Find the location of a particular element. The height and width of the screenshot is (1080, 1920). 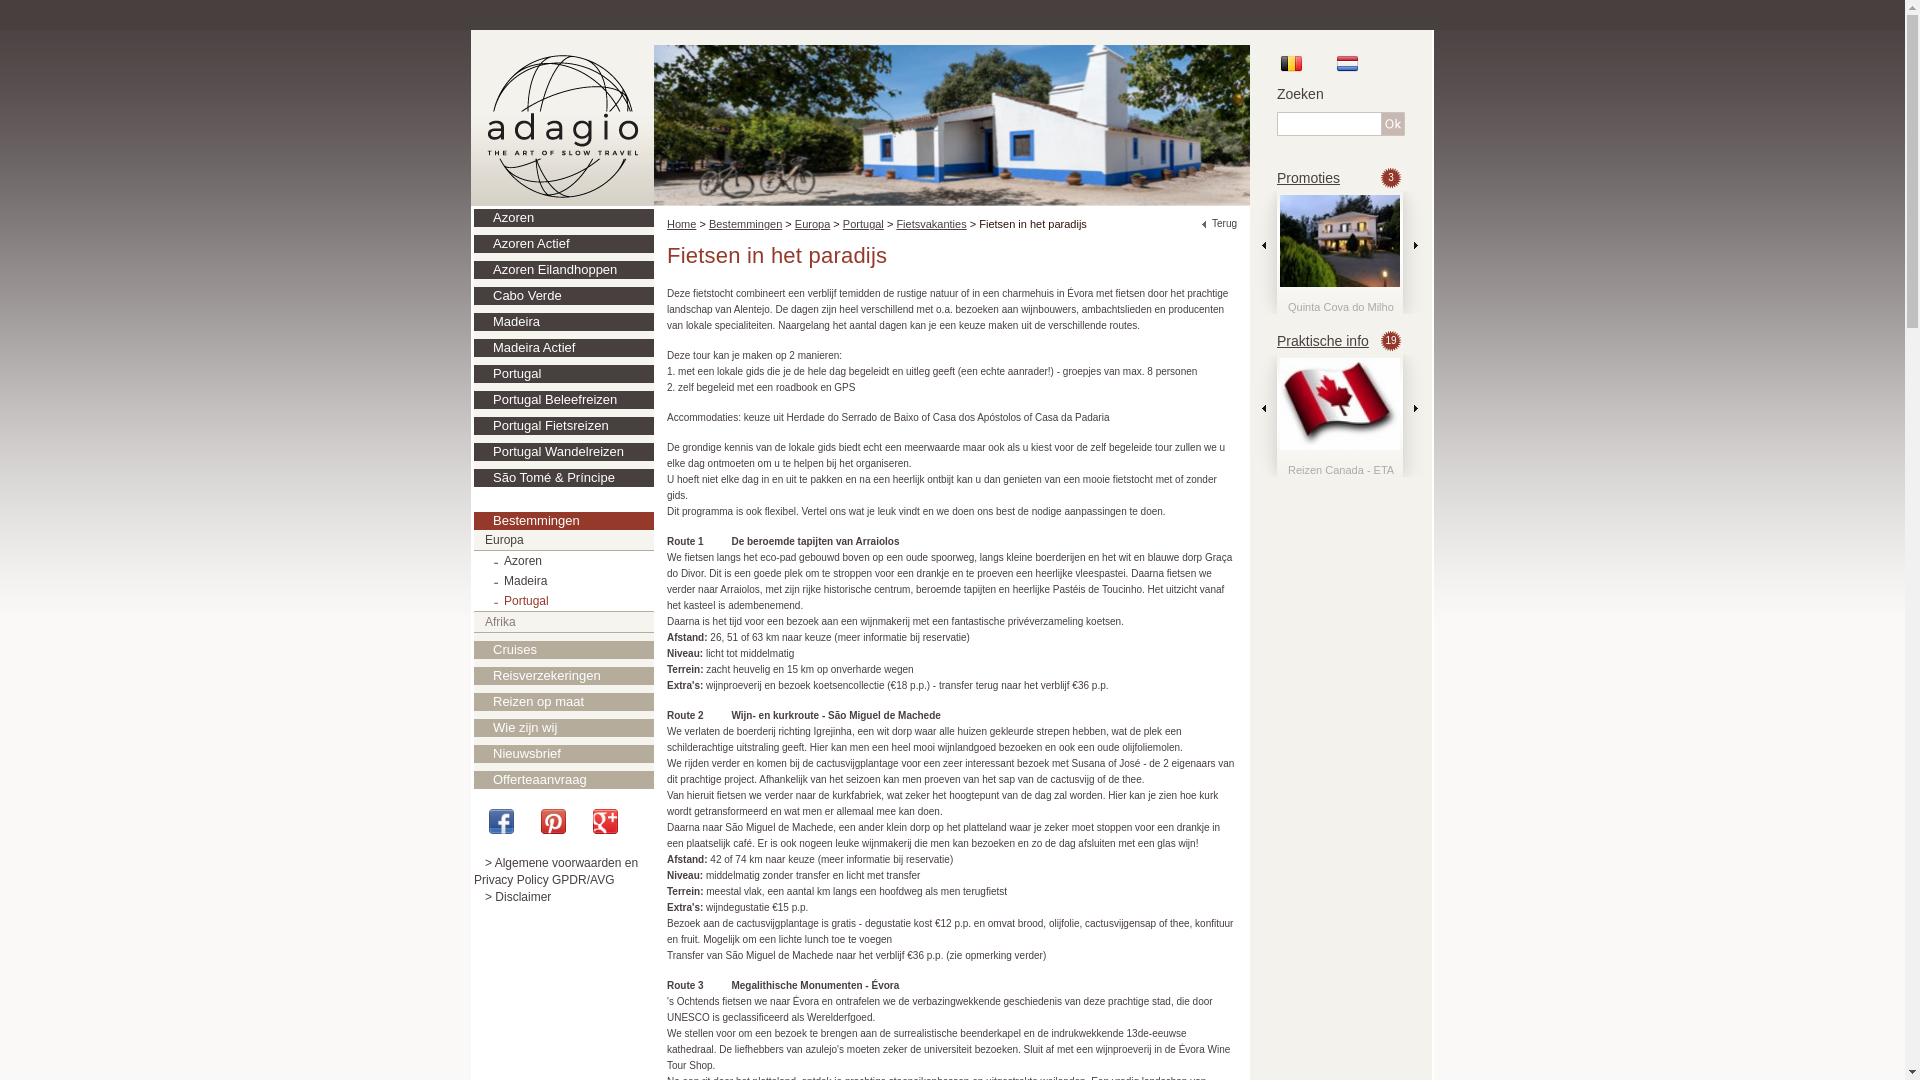

'Portugal Wandelreizen' is located at coordinates (563, 451).